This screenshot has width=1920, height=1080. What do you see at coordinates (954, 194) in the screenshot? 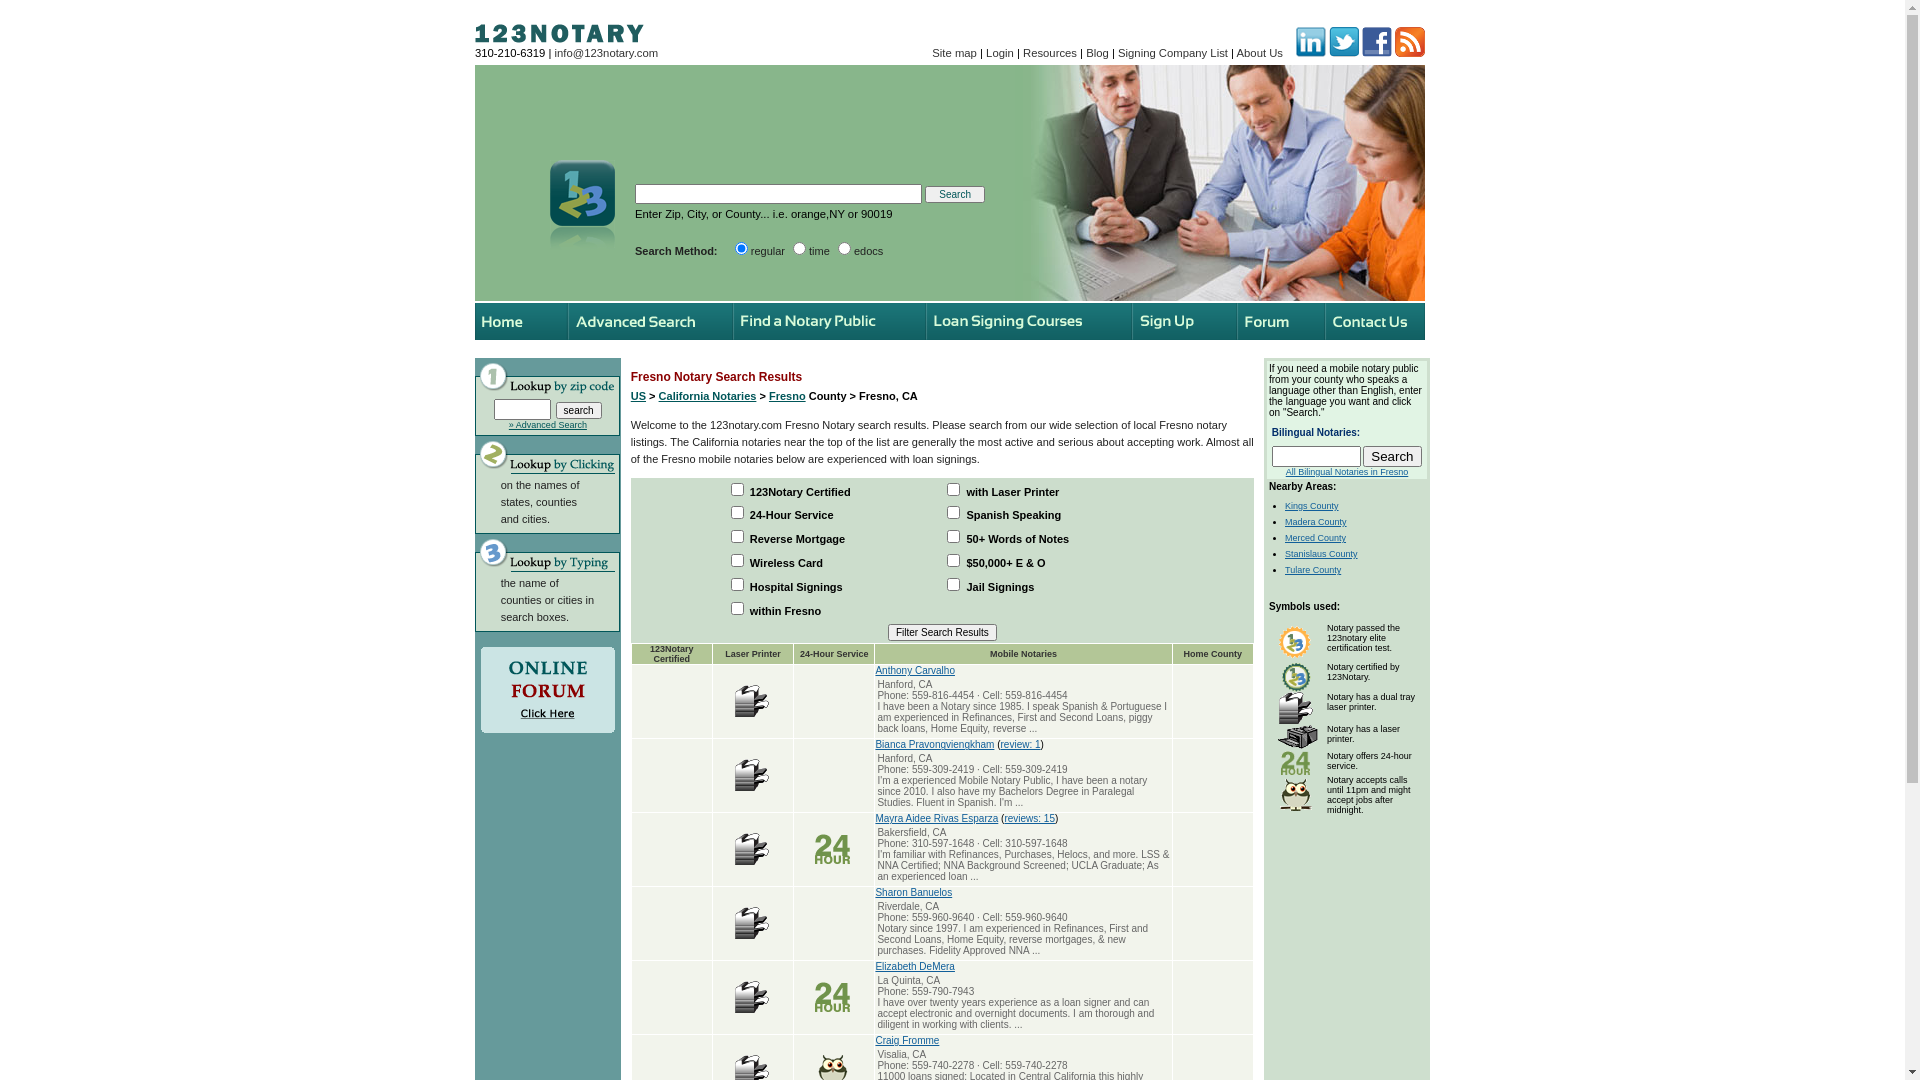
I see `'Search'` at bounding box center [954, 194].